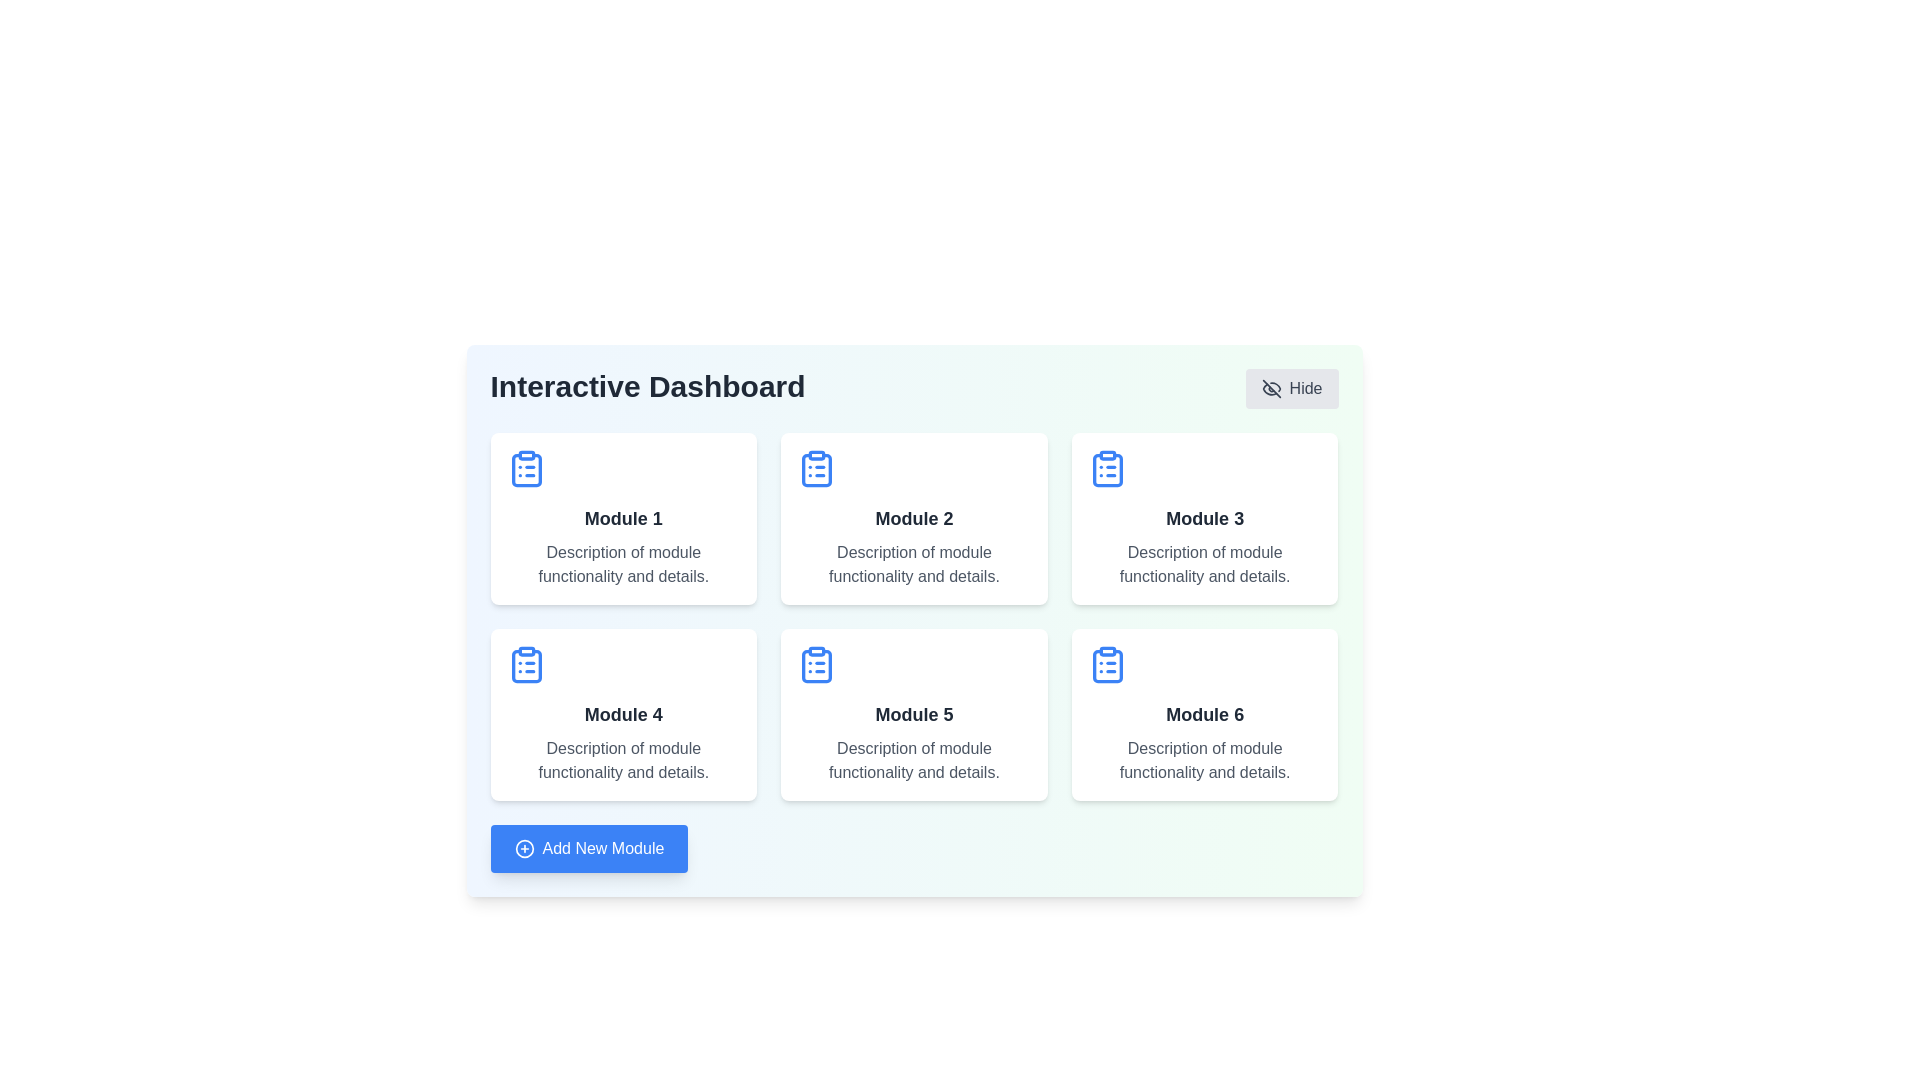 This screenshot has height=1080, width=1920. I want to click on the 'Module 3' text label, which is styled in bold and dark gray, positioned above a description text in the card layout of the Interactive Dashboard, so click(1204, 518).